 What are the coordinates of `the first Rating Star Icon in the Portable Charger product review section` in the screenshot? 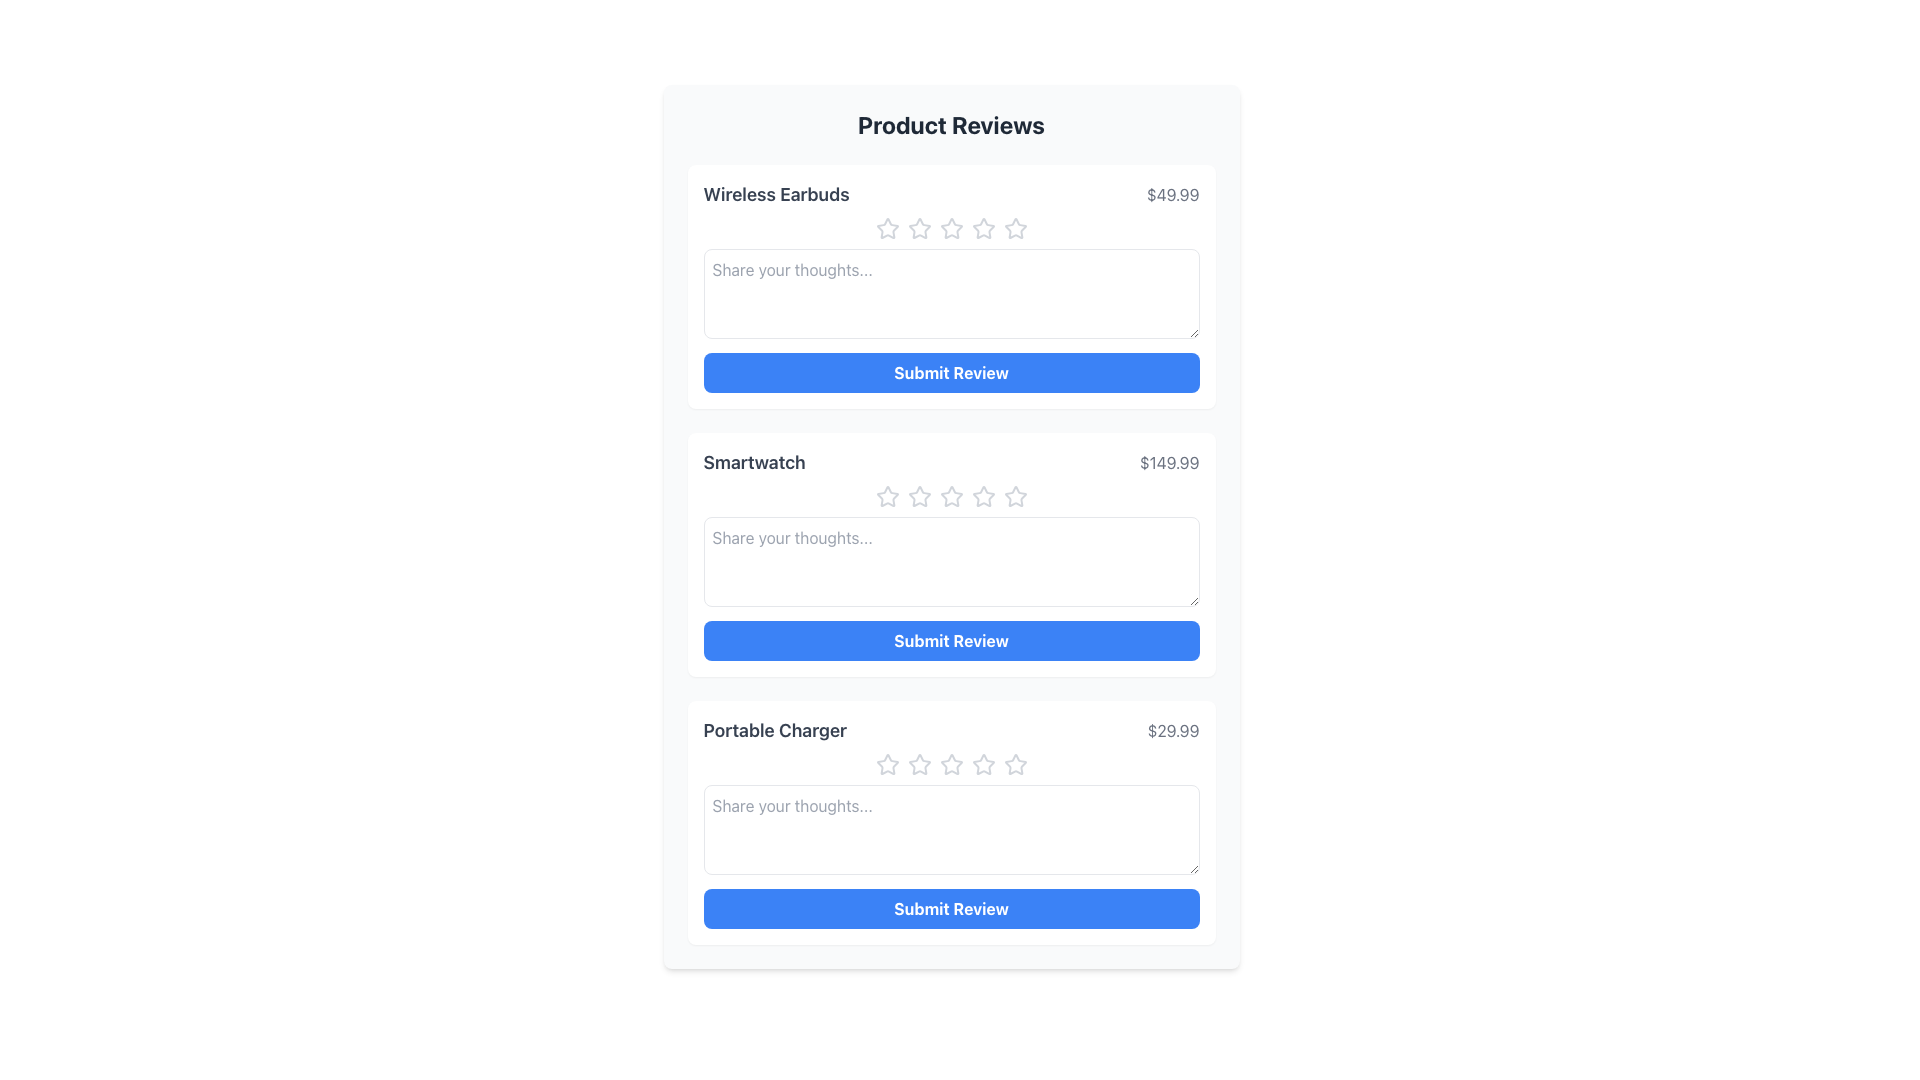 It's located at (886, 764).